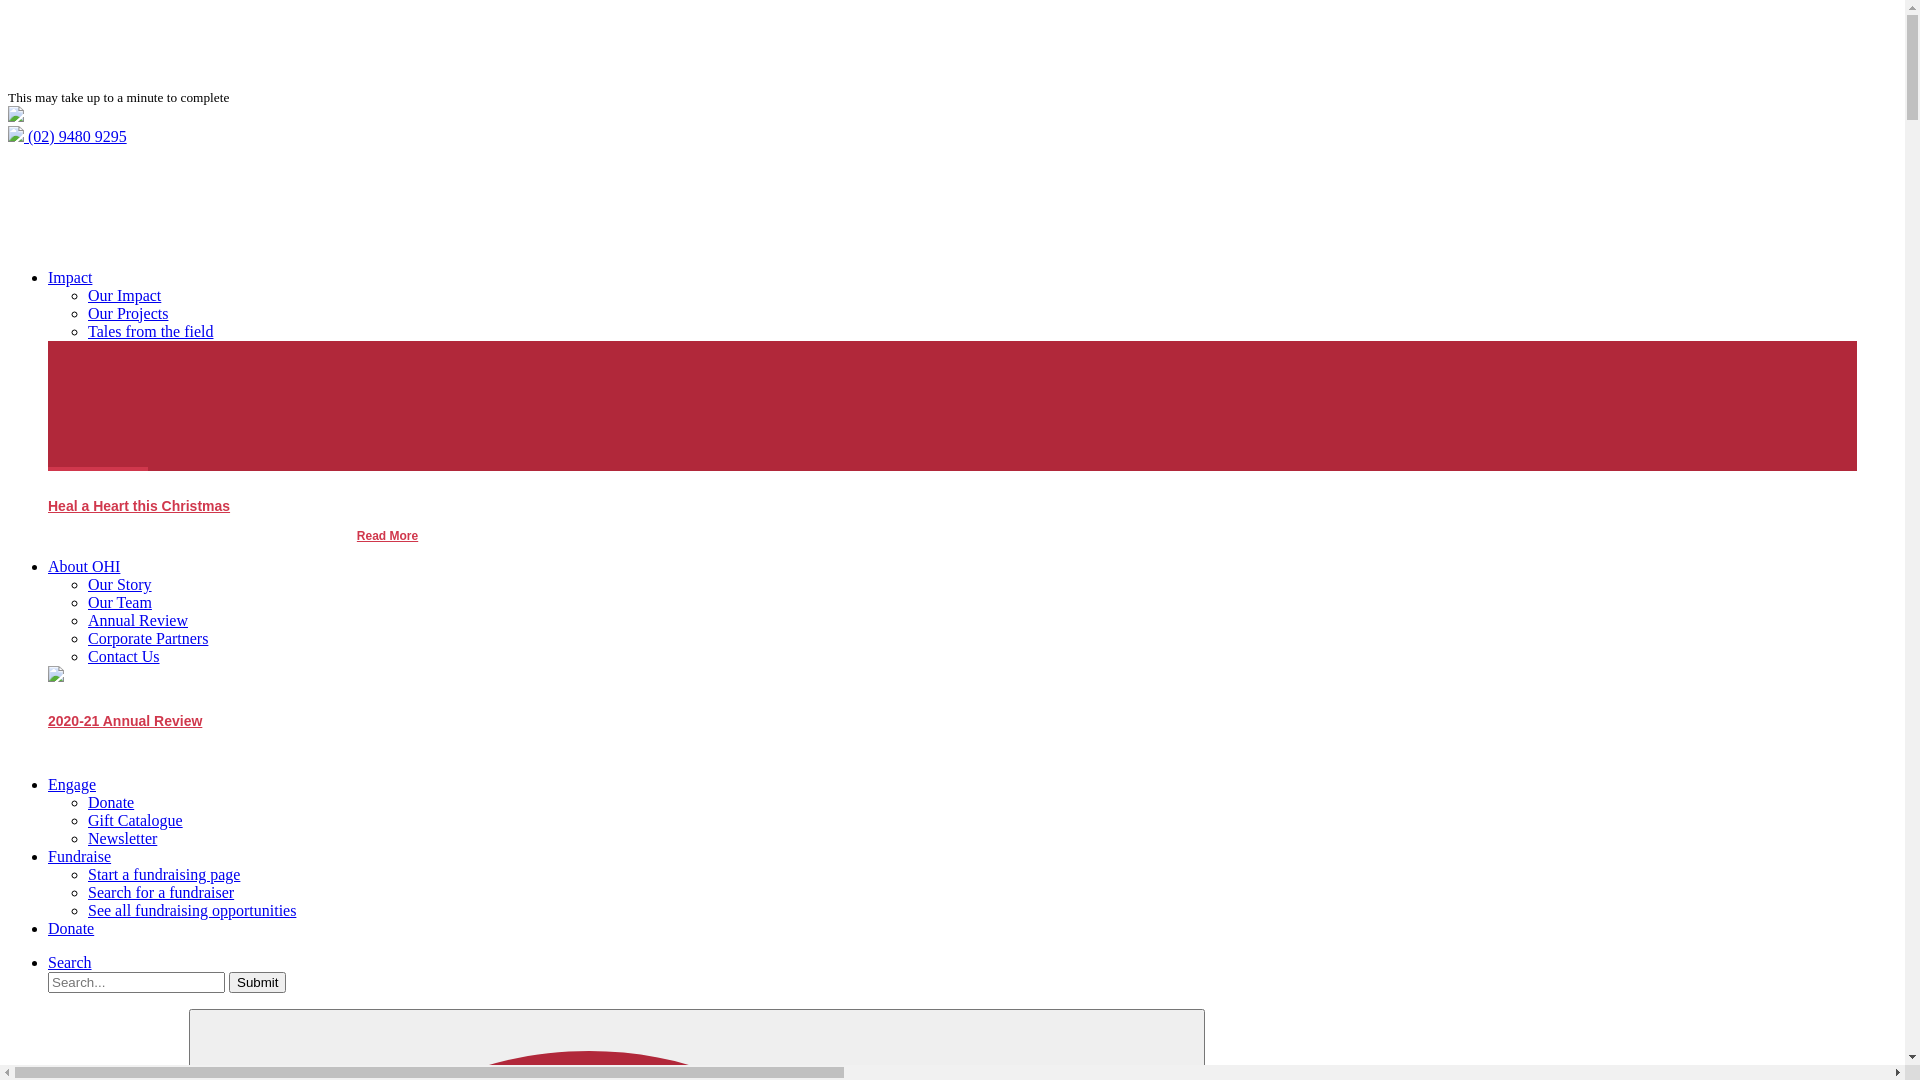 This screenshot has width=1920, height=1080. Describe the element at coordinates (137, 619) in the screenshot. I see `'Annual Review'` at that location.